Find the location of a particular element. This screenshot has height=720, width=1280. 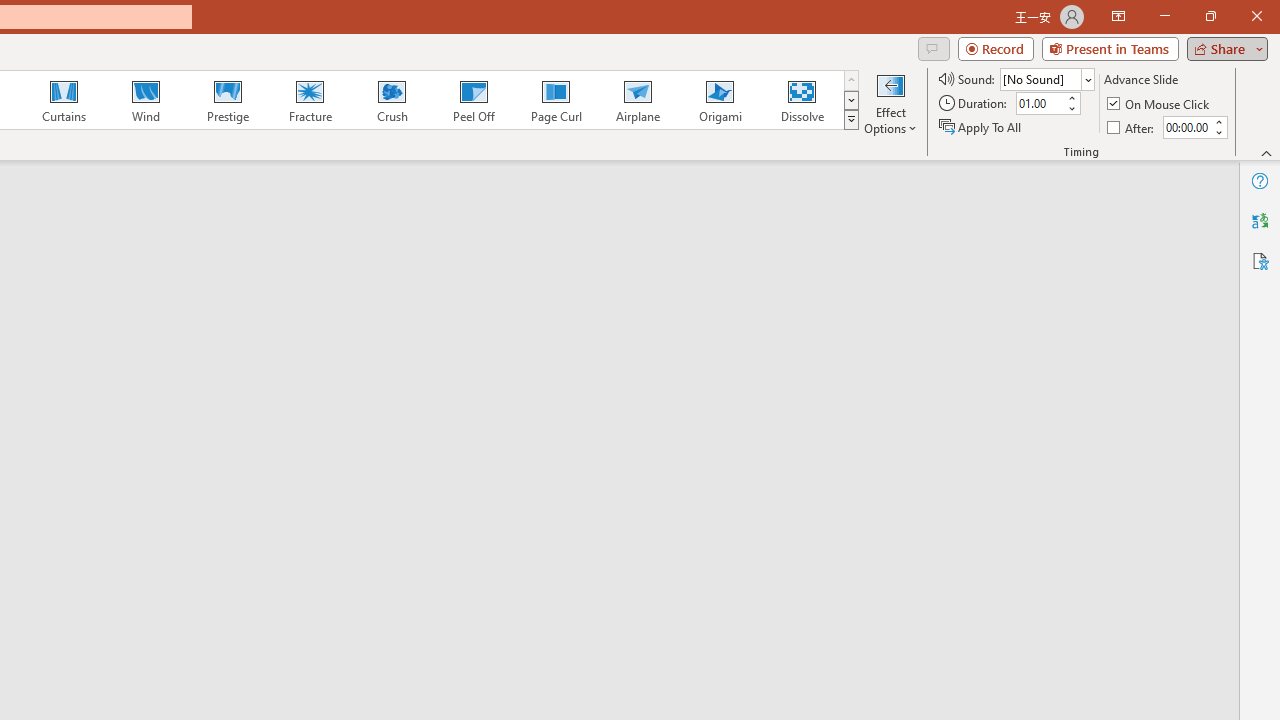

'Curtains' is located at coordinates (64, 100).